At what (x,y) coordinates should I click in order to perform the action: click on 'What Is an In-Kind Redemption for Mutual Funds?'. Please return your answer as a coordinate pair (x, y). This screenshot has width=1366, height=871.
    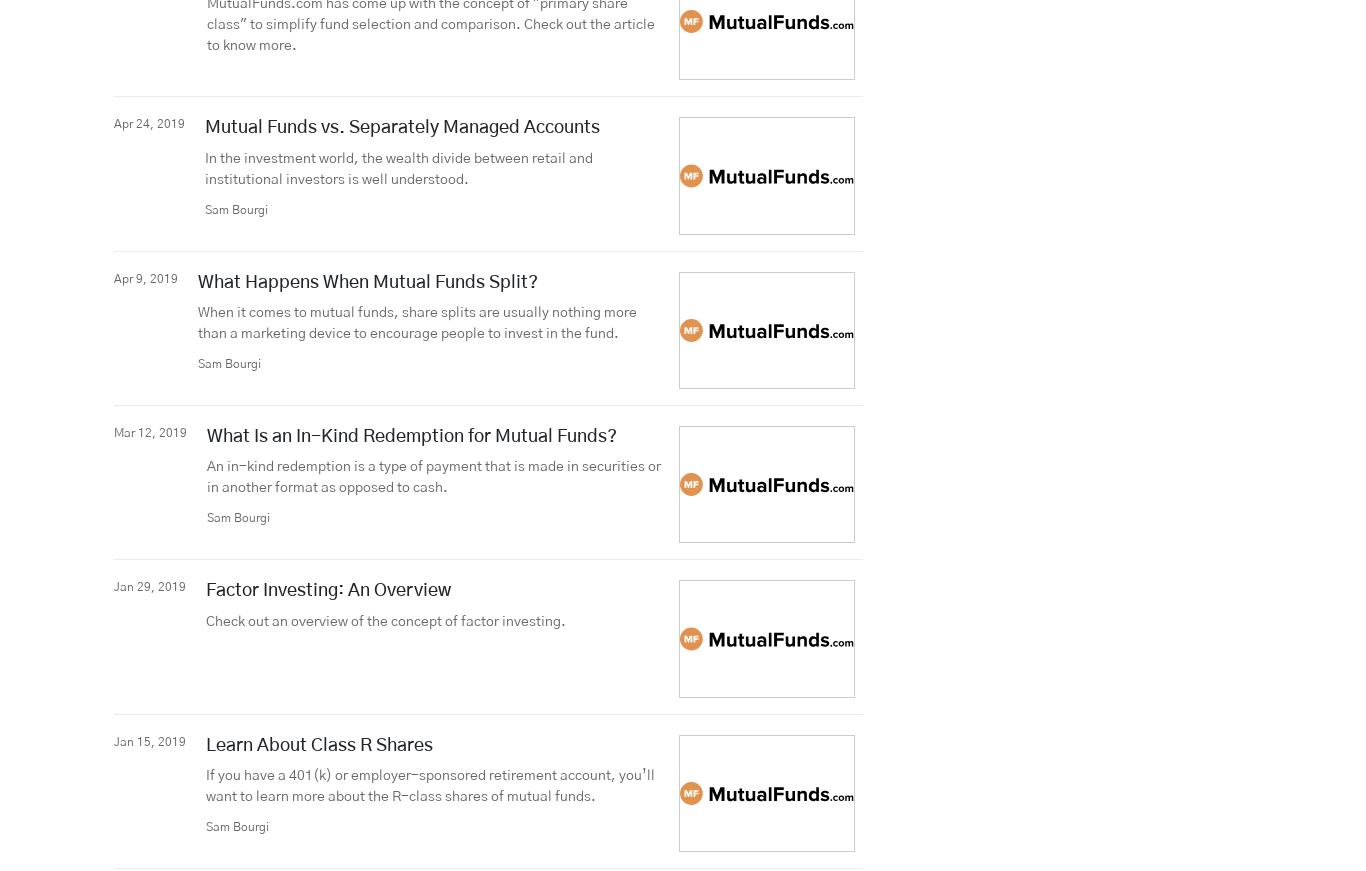
    Looking at the image, I should click on (410, 435).